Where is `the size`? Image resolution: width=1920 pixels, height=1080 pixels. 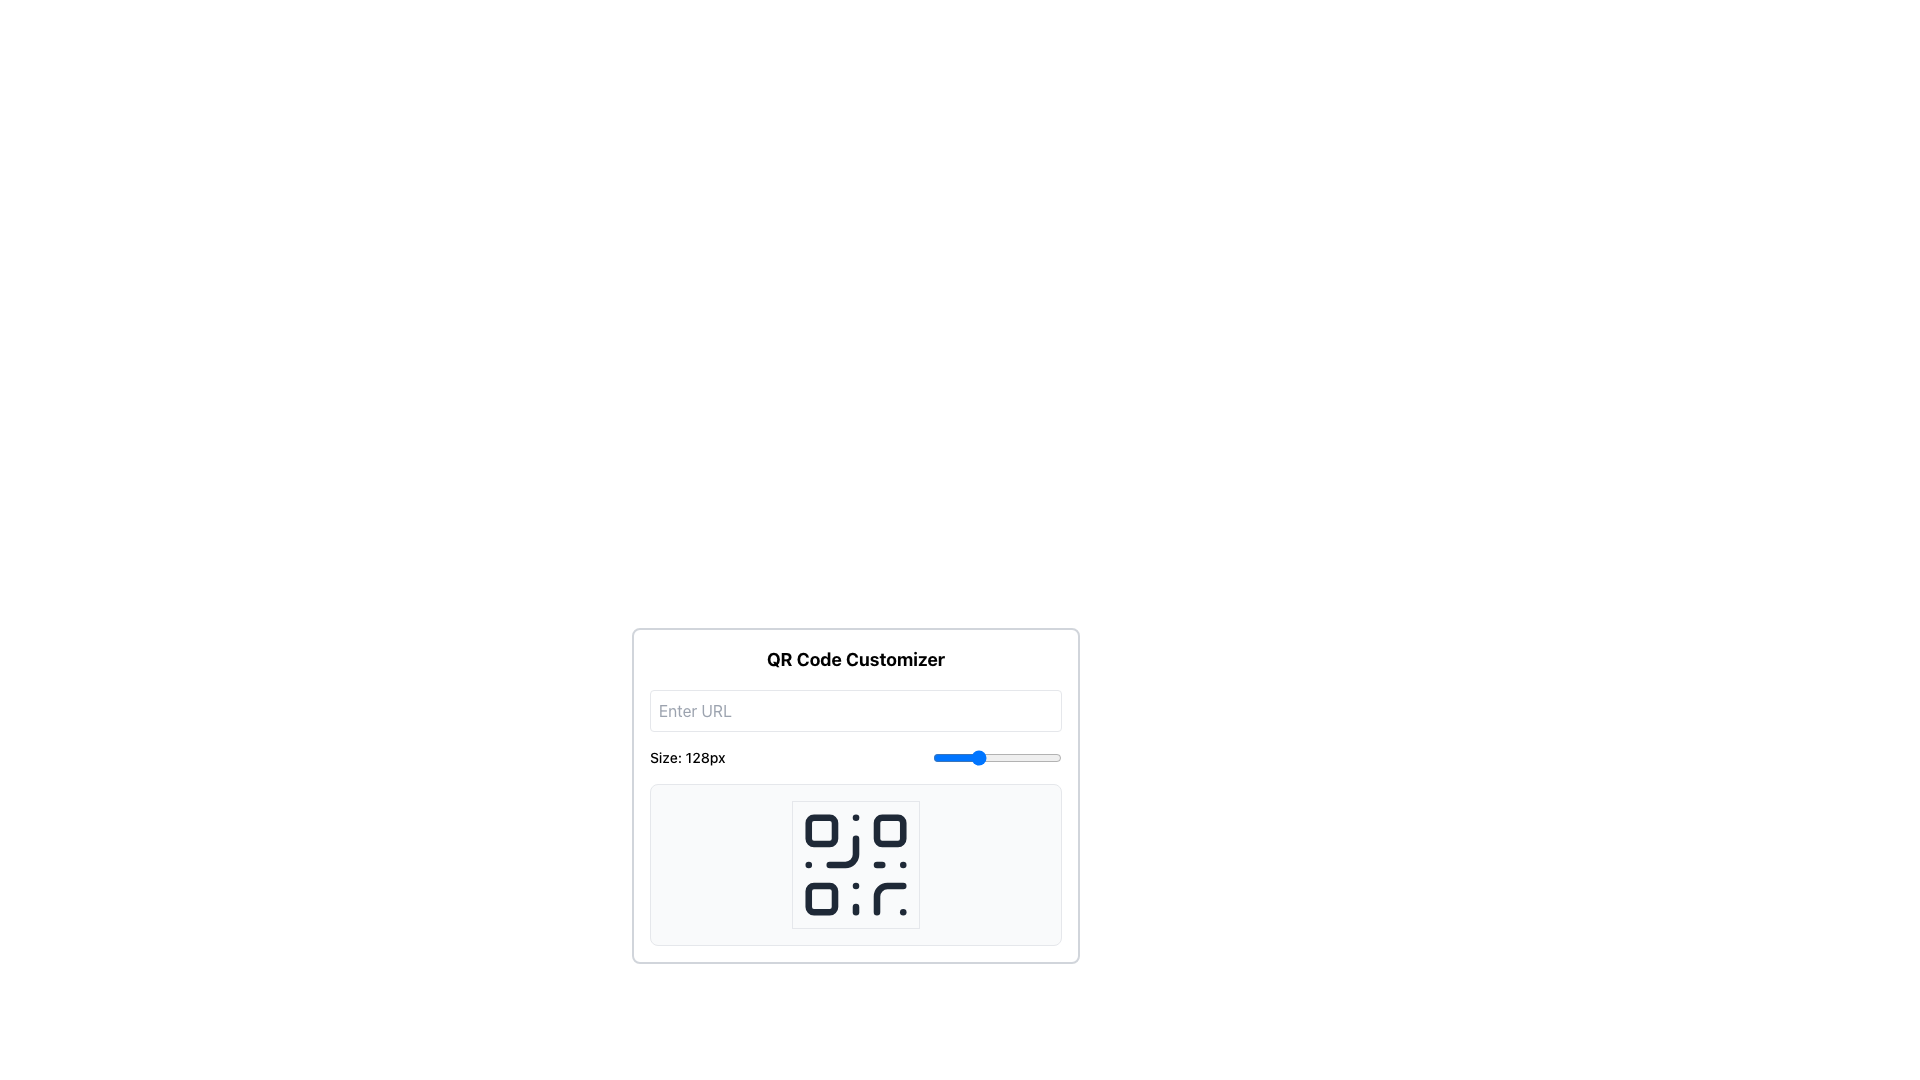
the size is located at coordinates (950, 758).